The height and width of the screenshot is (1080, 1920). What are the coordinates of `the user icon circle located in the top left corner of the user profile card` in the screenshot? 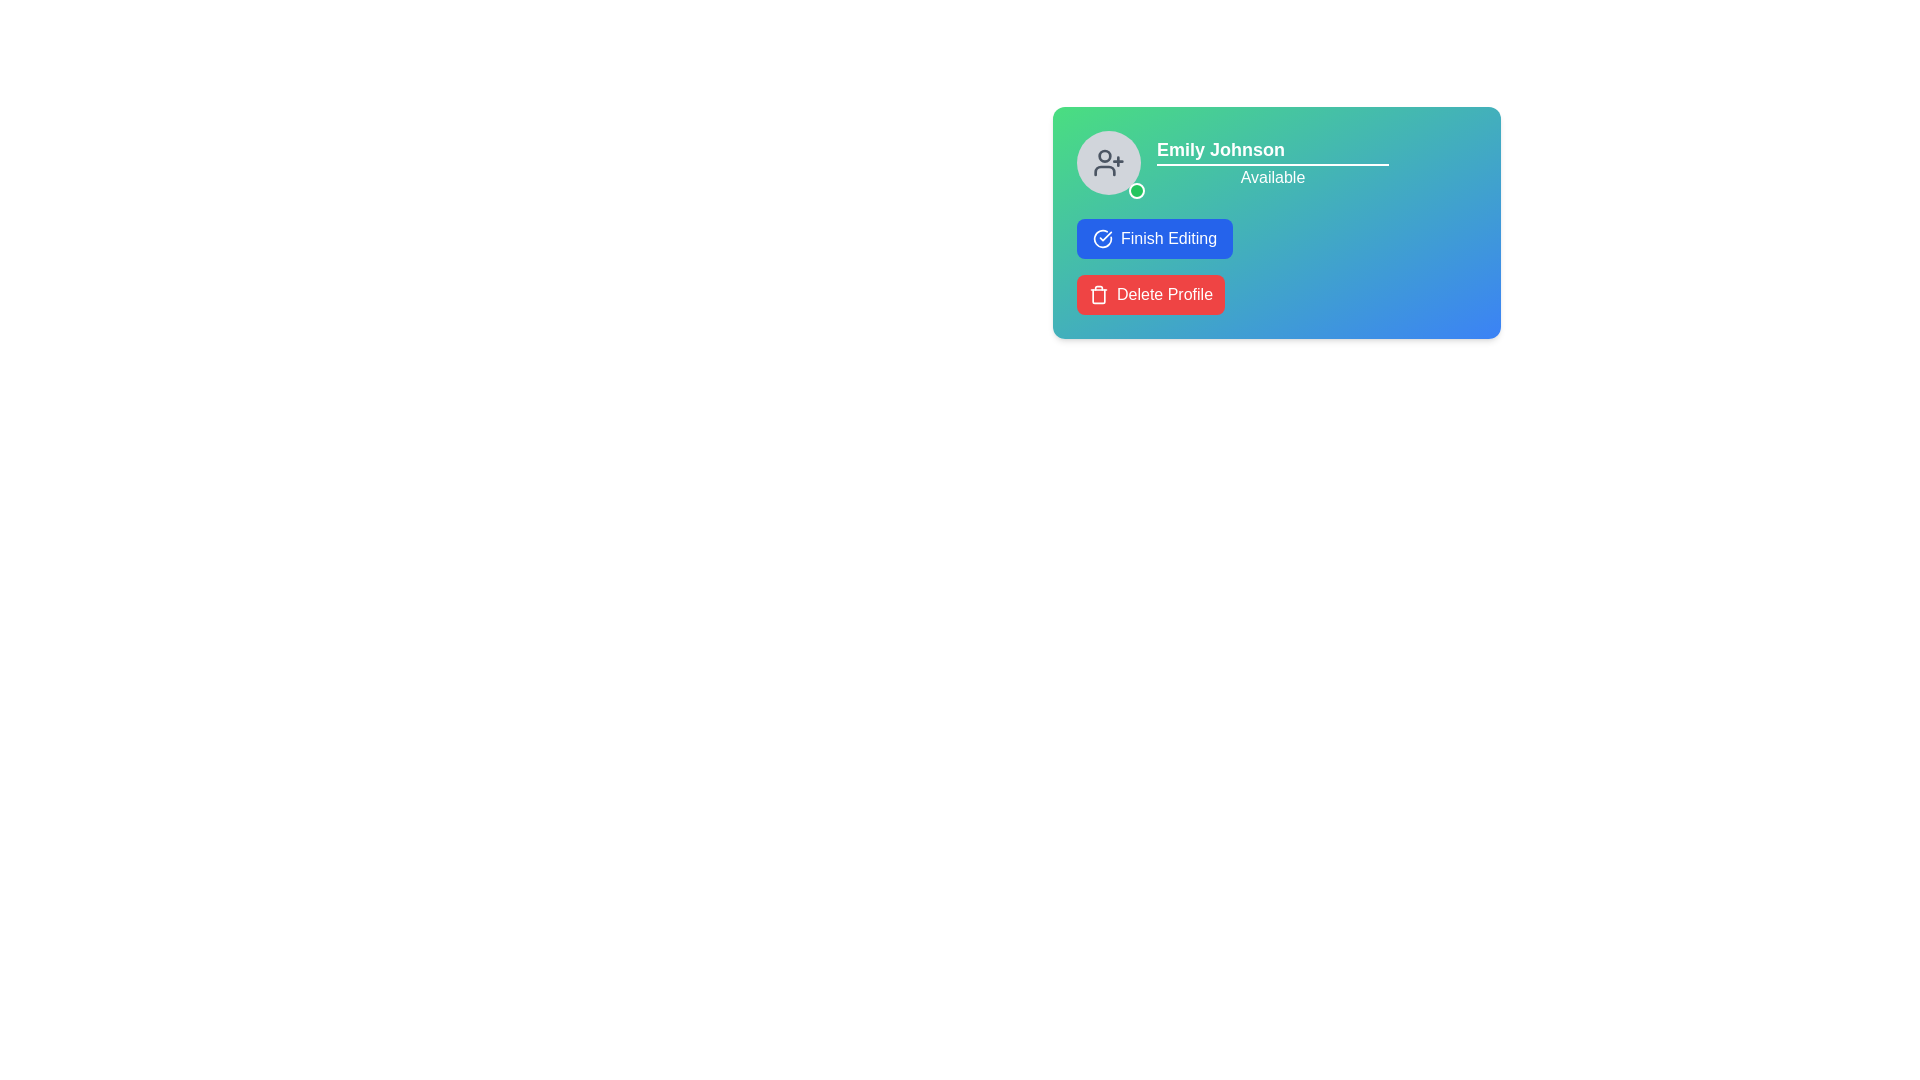 It's located at (1103, 154).